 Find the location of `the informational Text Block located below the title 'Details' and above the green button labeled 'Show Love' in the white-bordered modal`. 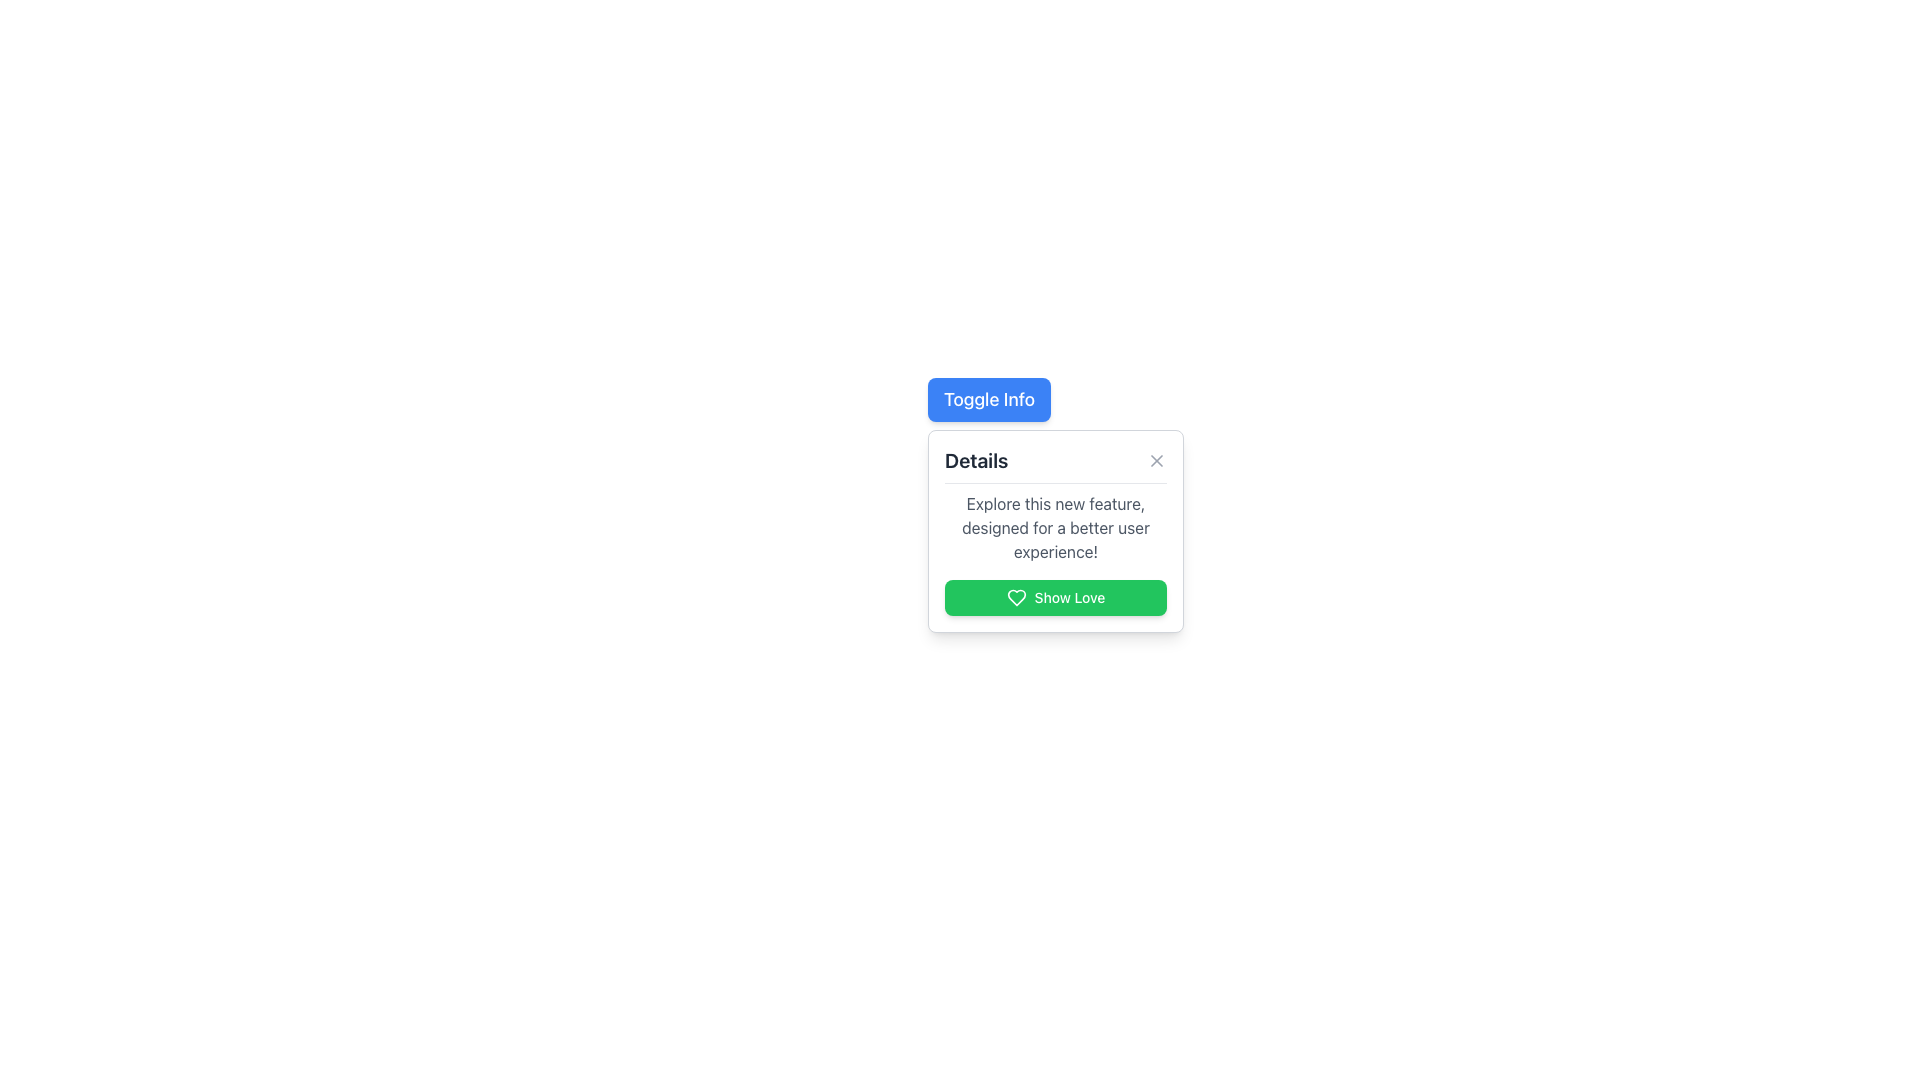

the informational Text Block located below the title 'Details' and above the green button labeled 'Show Love' in the white-bordered modal is located at coordinates (1055, 554).